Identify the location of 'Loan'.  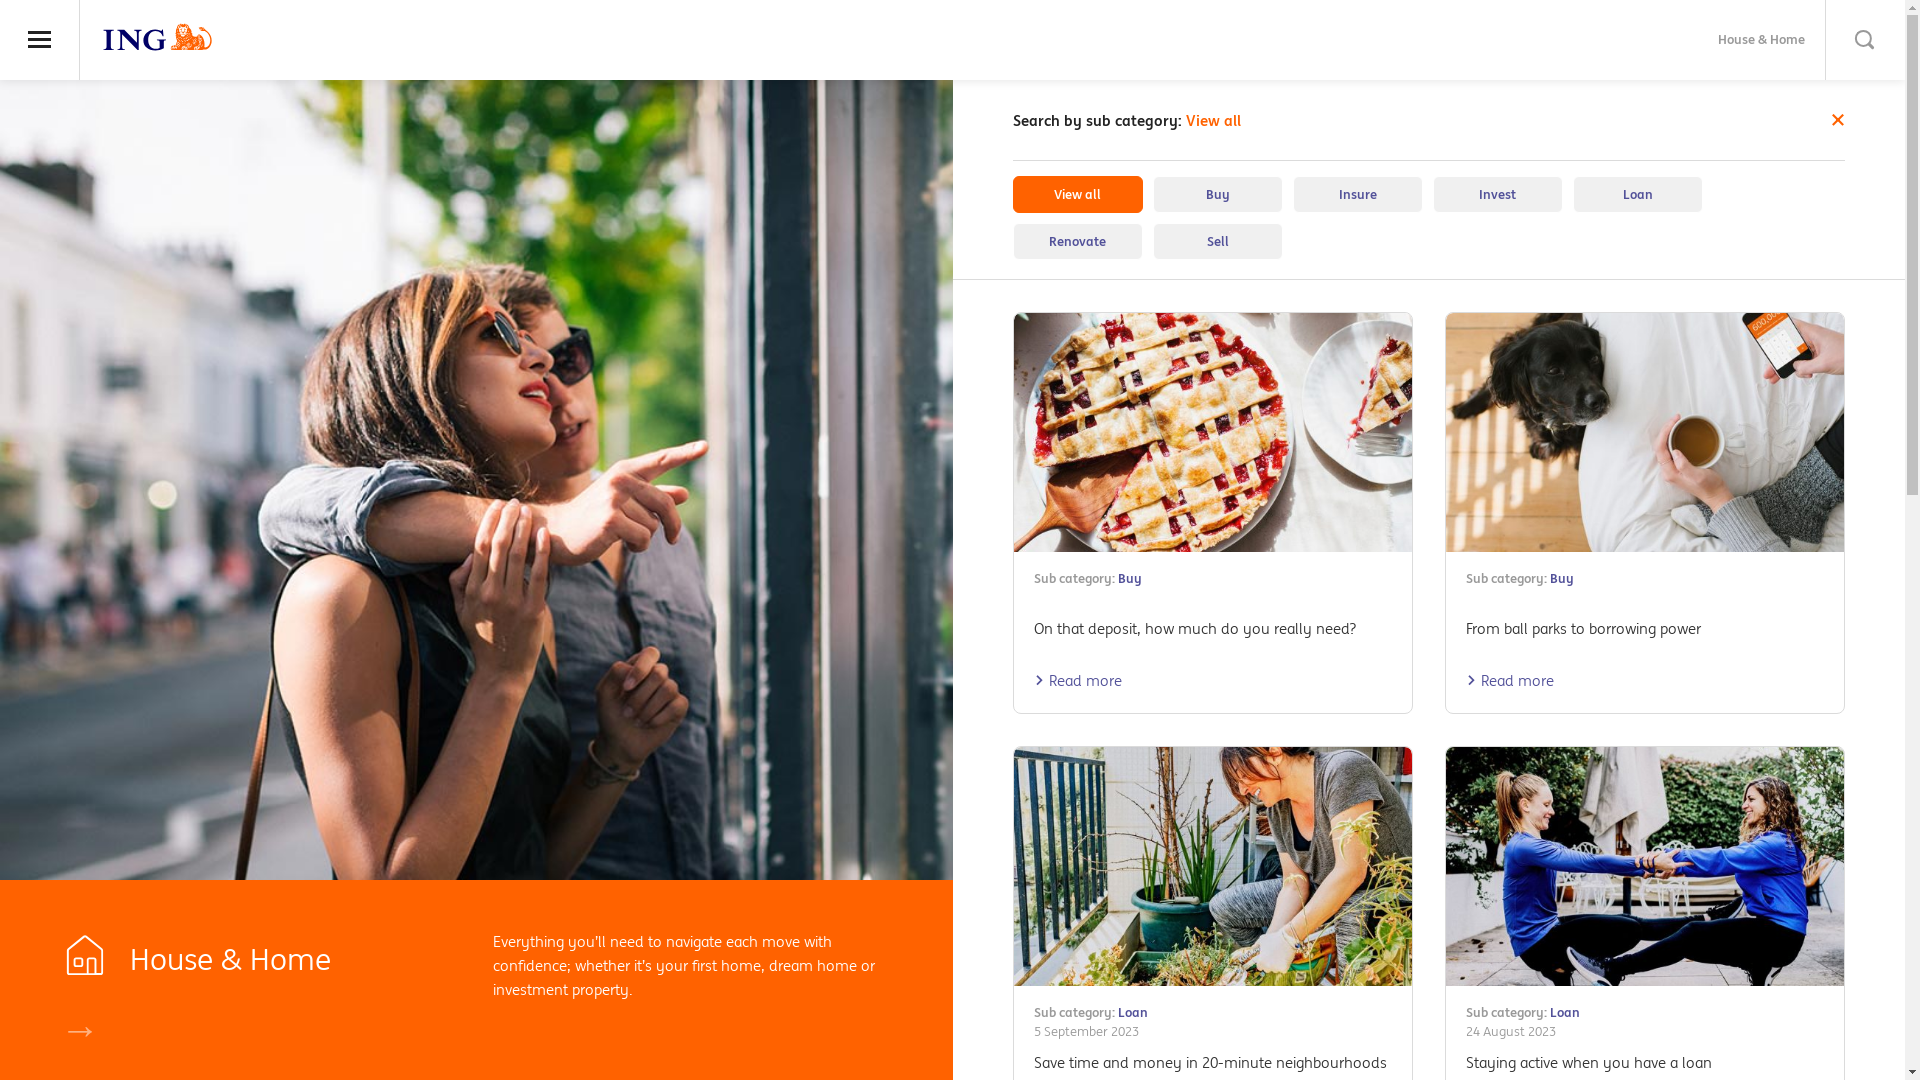
(1132, 1012).